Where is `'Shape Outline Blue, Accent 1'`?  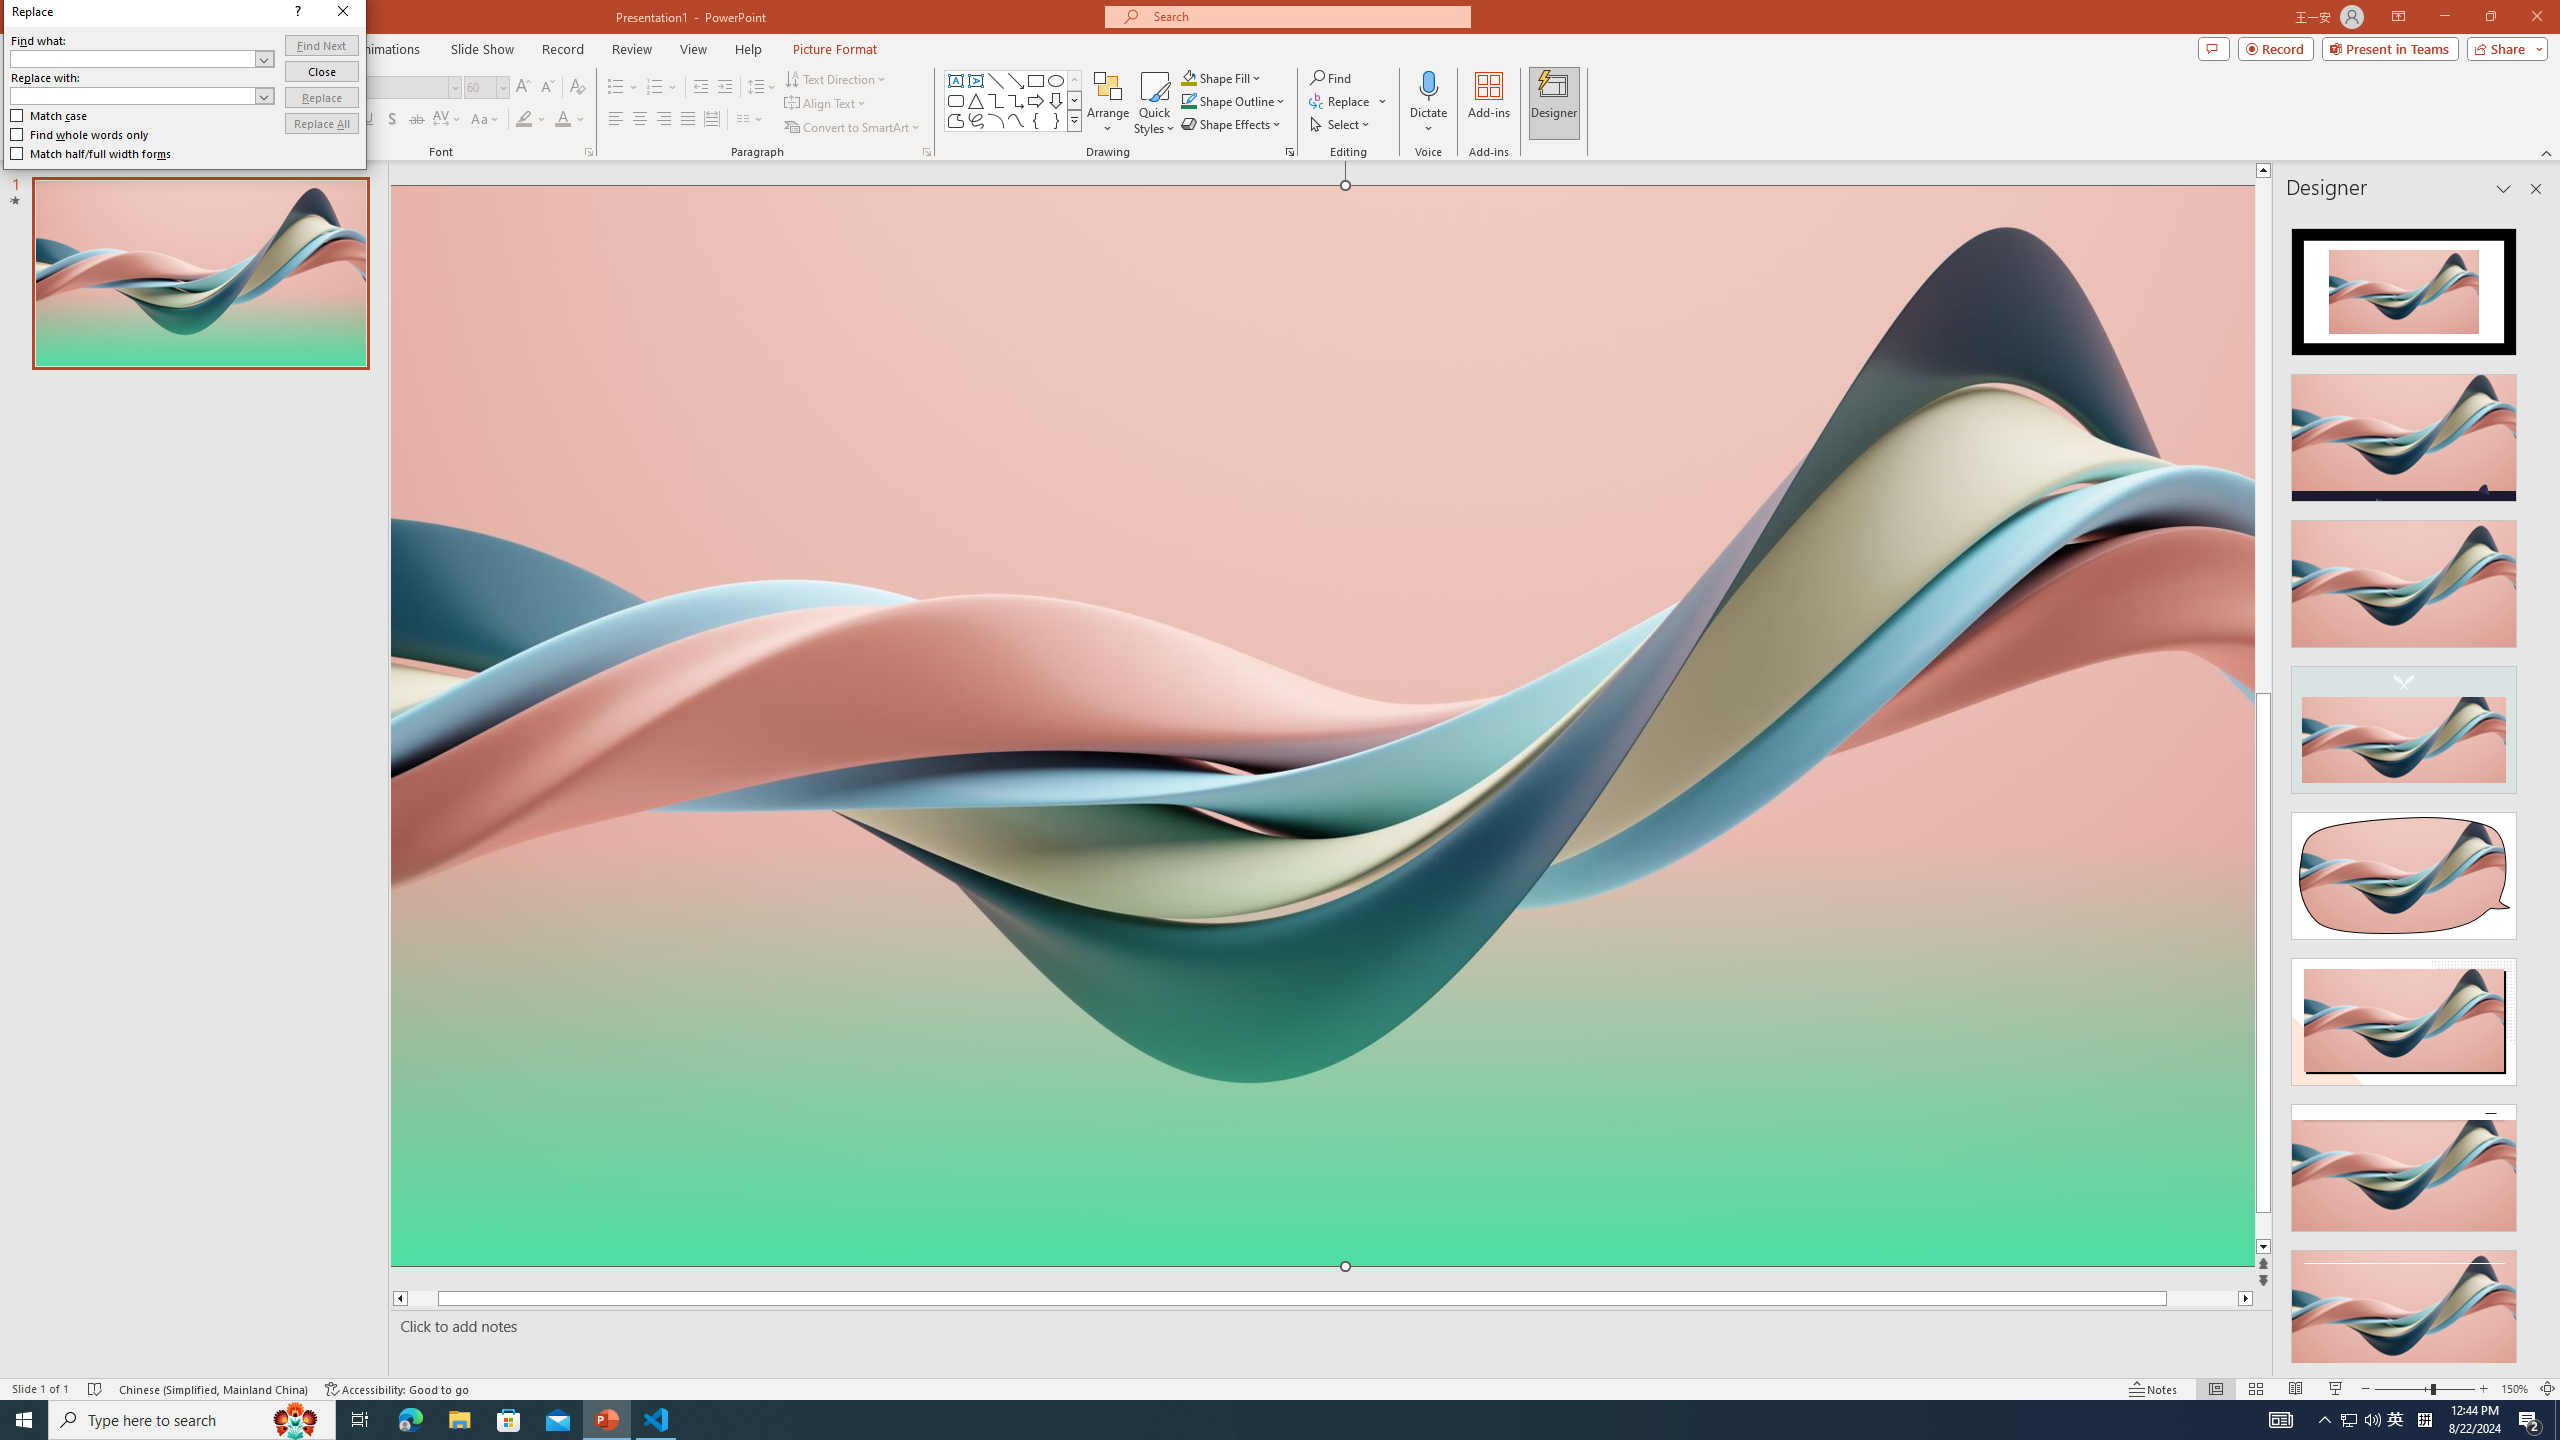
'Shape Outline Blue, Accent 1' is located at coordinates (1189, 99).